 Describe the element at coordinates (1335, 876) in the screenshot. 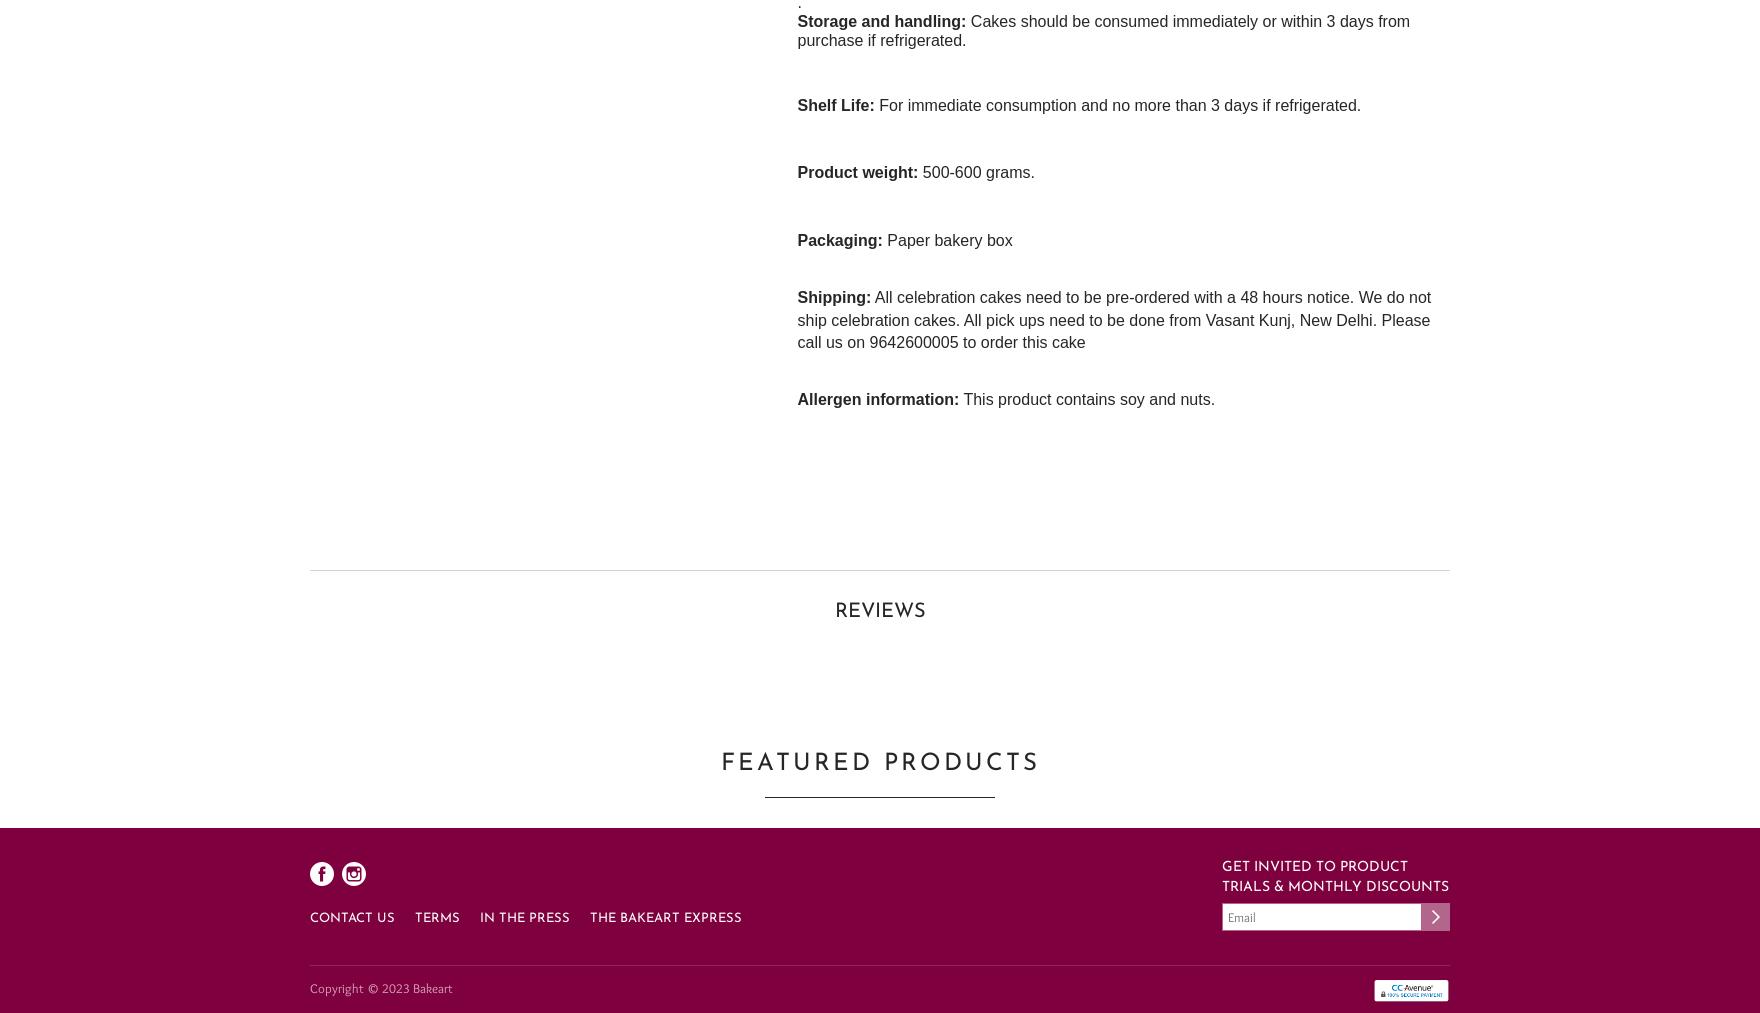

I see `'Get invited to product trials & monthly discounts'` at that location.